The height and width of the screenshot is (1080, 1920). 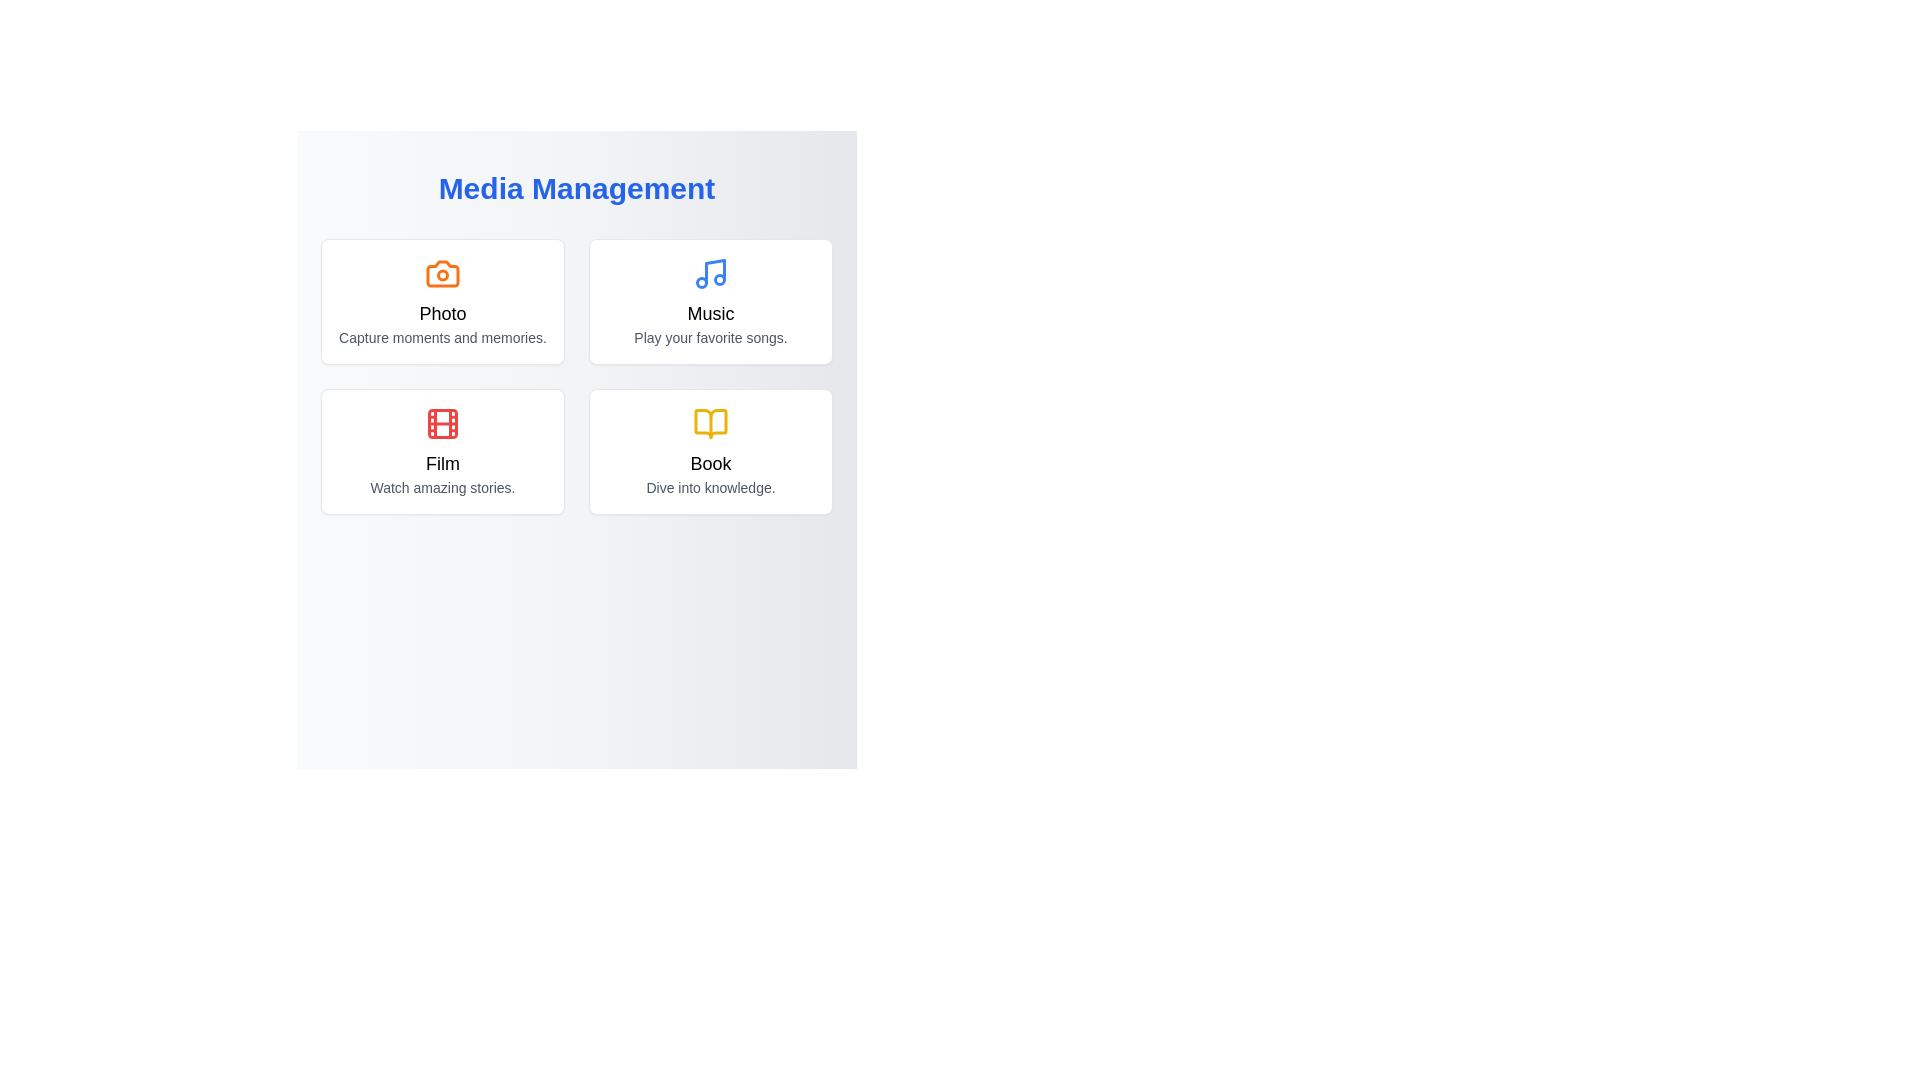 I want to click on the red film reel icon in the 'Film' section, which is located below the 'Media Management' heading, so click(x=441, y=423).